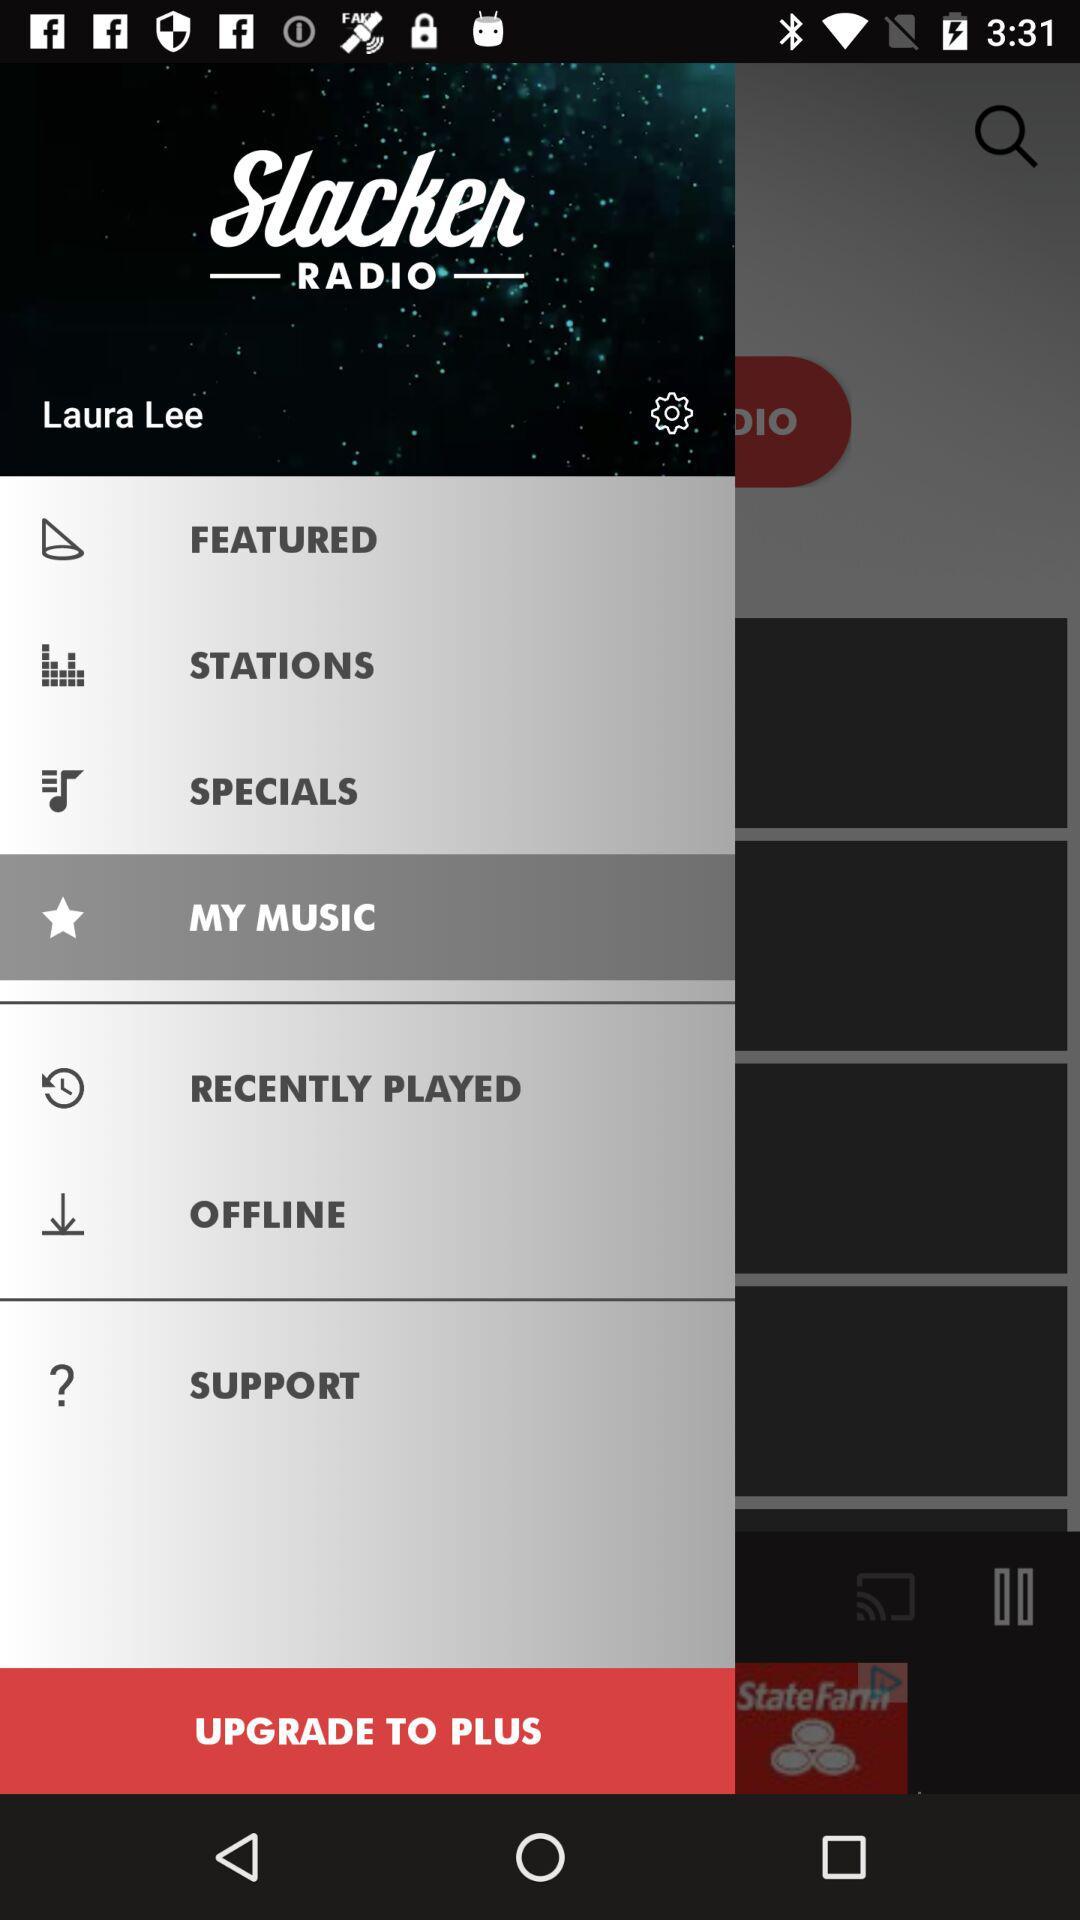  What do you see at coordinates (1014, 1596) in the screenshot?
I see `the pause icon` at bounding box center [1014, 1596].